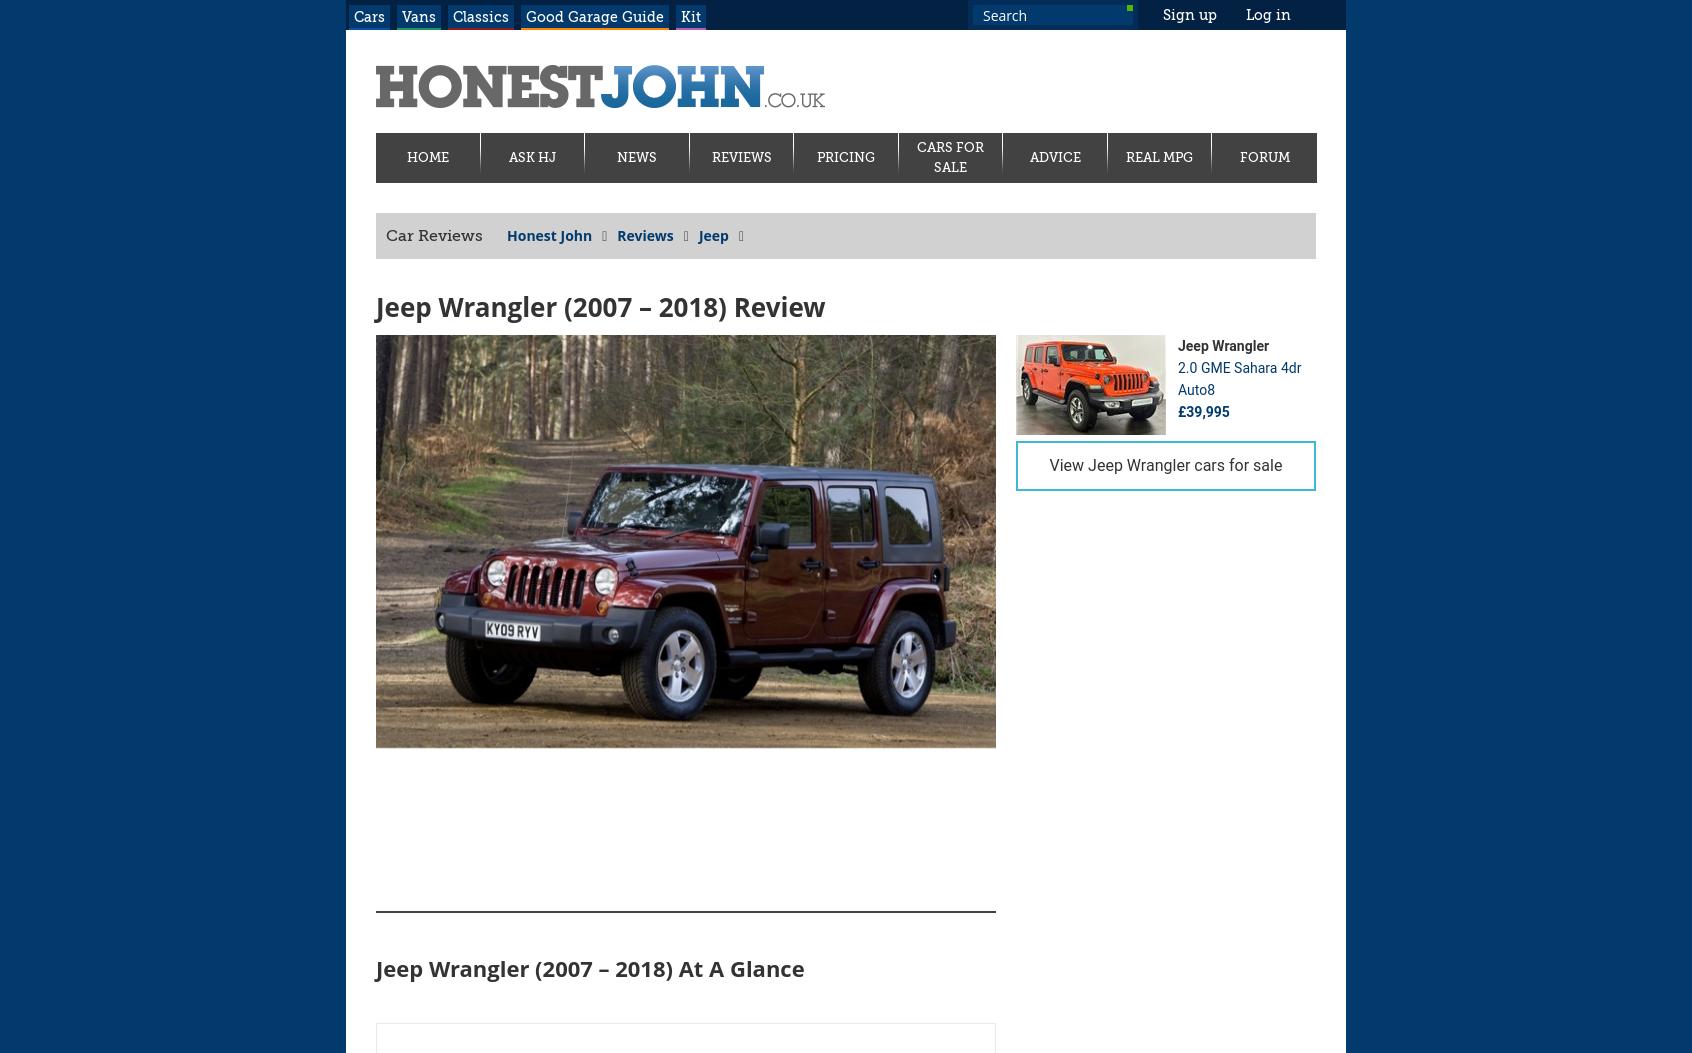  Describe the element at coordinates (691, 16) in the screenshot. I see `'Kit'` at that location.